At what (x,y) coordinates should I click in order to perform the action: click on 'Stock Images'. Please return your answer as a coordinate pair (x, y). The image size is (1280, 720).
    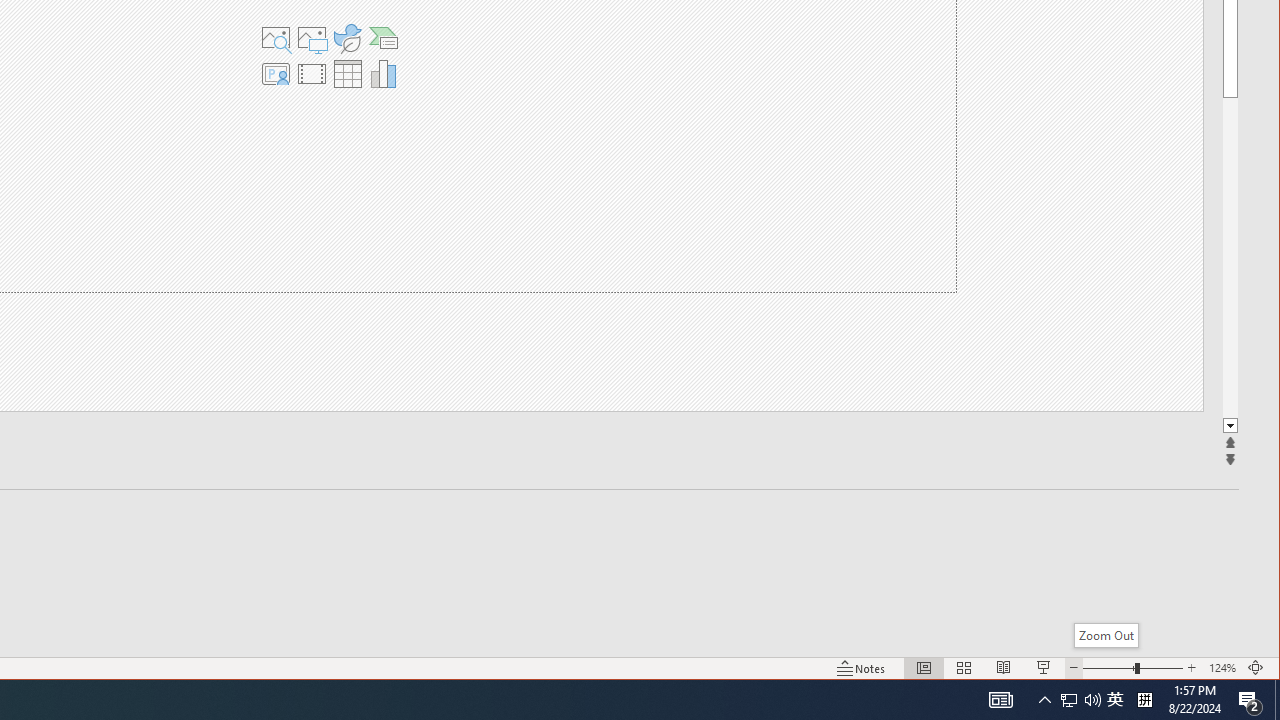
    Looking at the image, I should click on (274, 38).